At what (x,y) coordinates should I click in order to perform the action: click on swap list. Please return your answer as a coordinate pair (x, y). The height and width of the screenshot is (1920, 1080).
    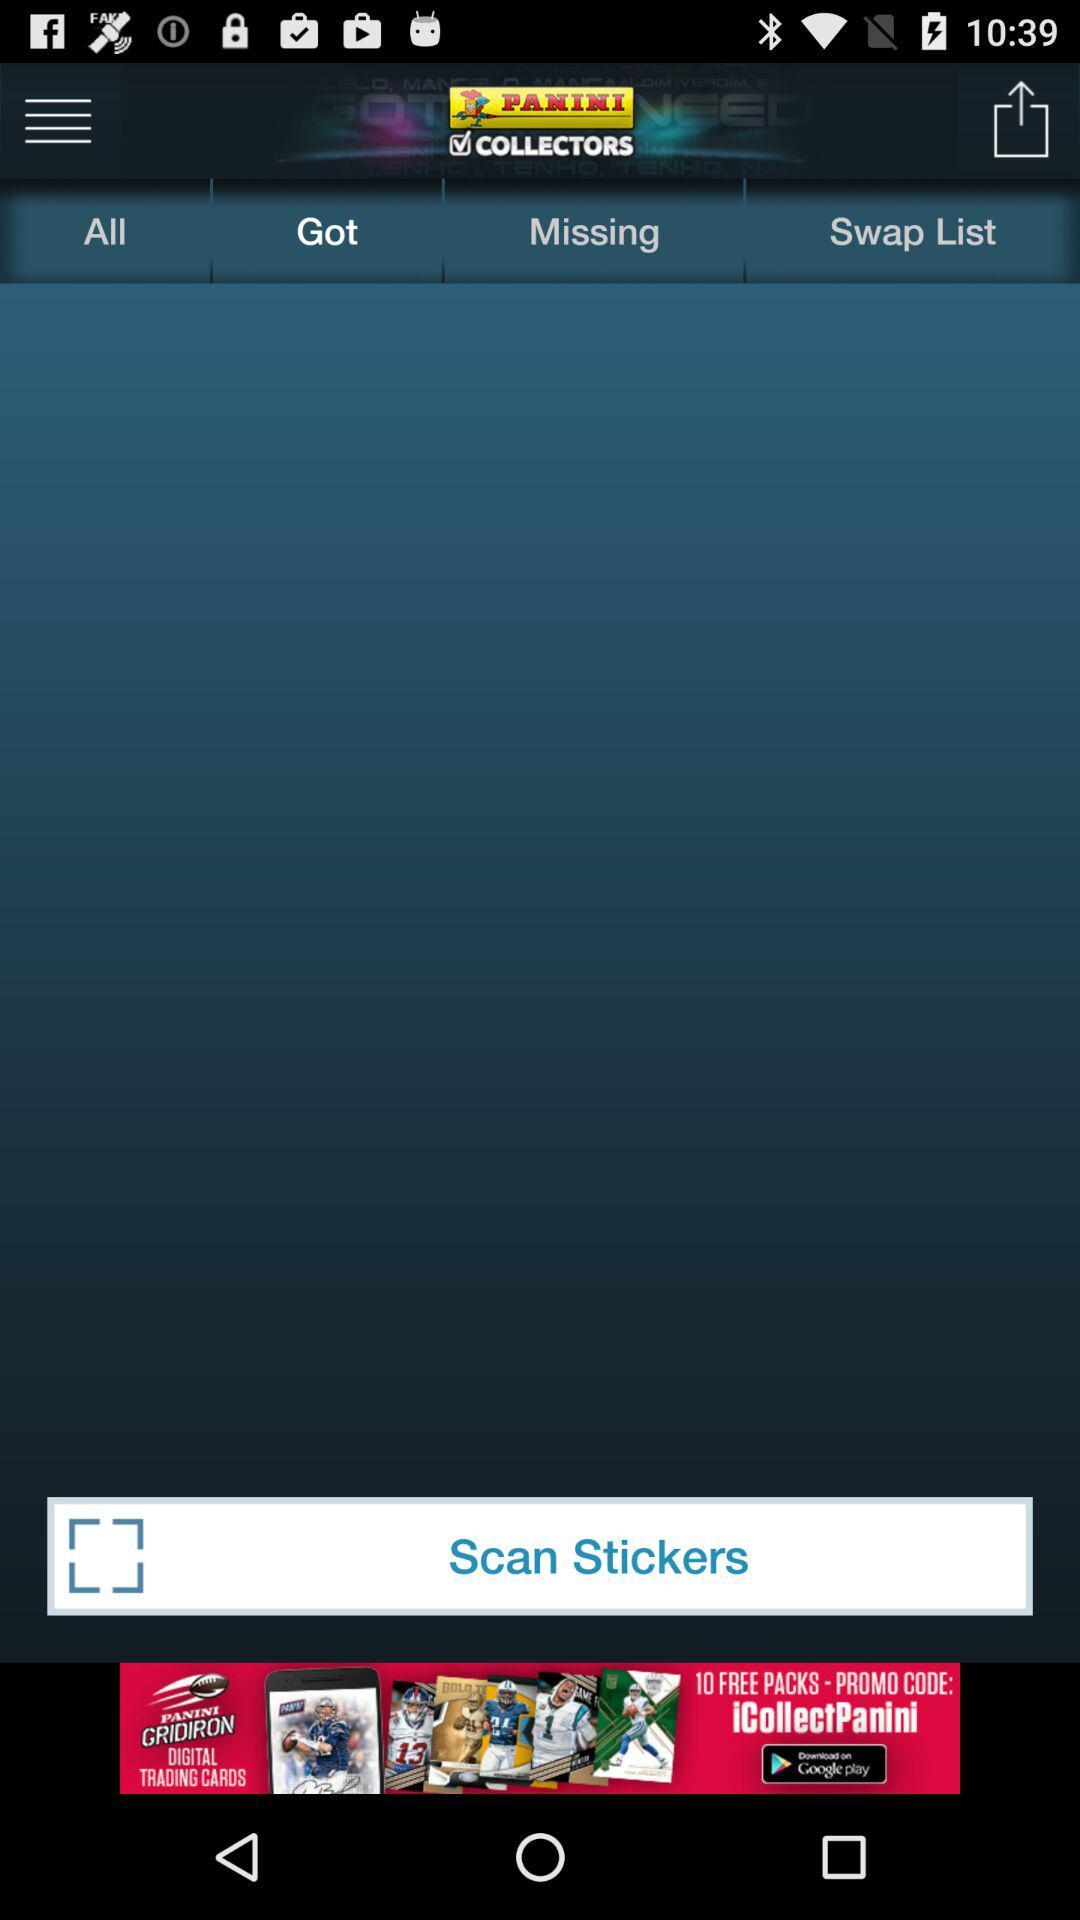
    Looking at the image, I should click on (913, 230).